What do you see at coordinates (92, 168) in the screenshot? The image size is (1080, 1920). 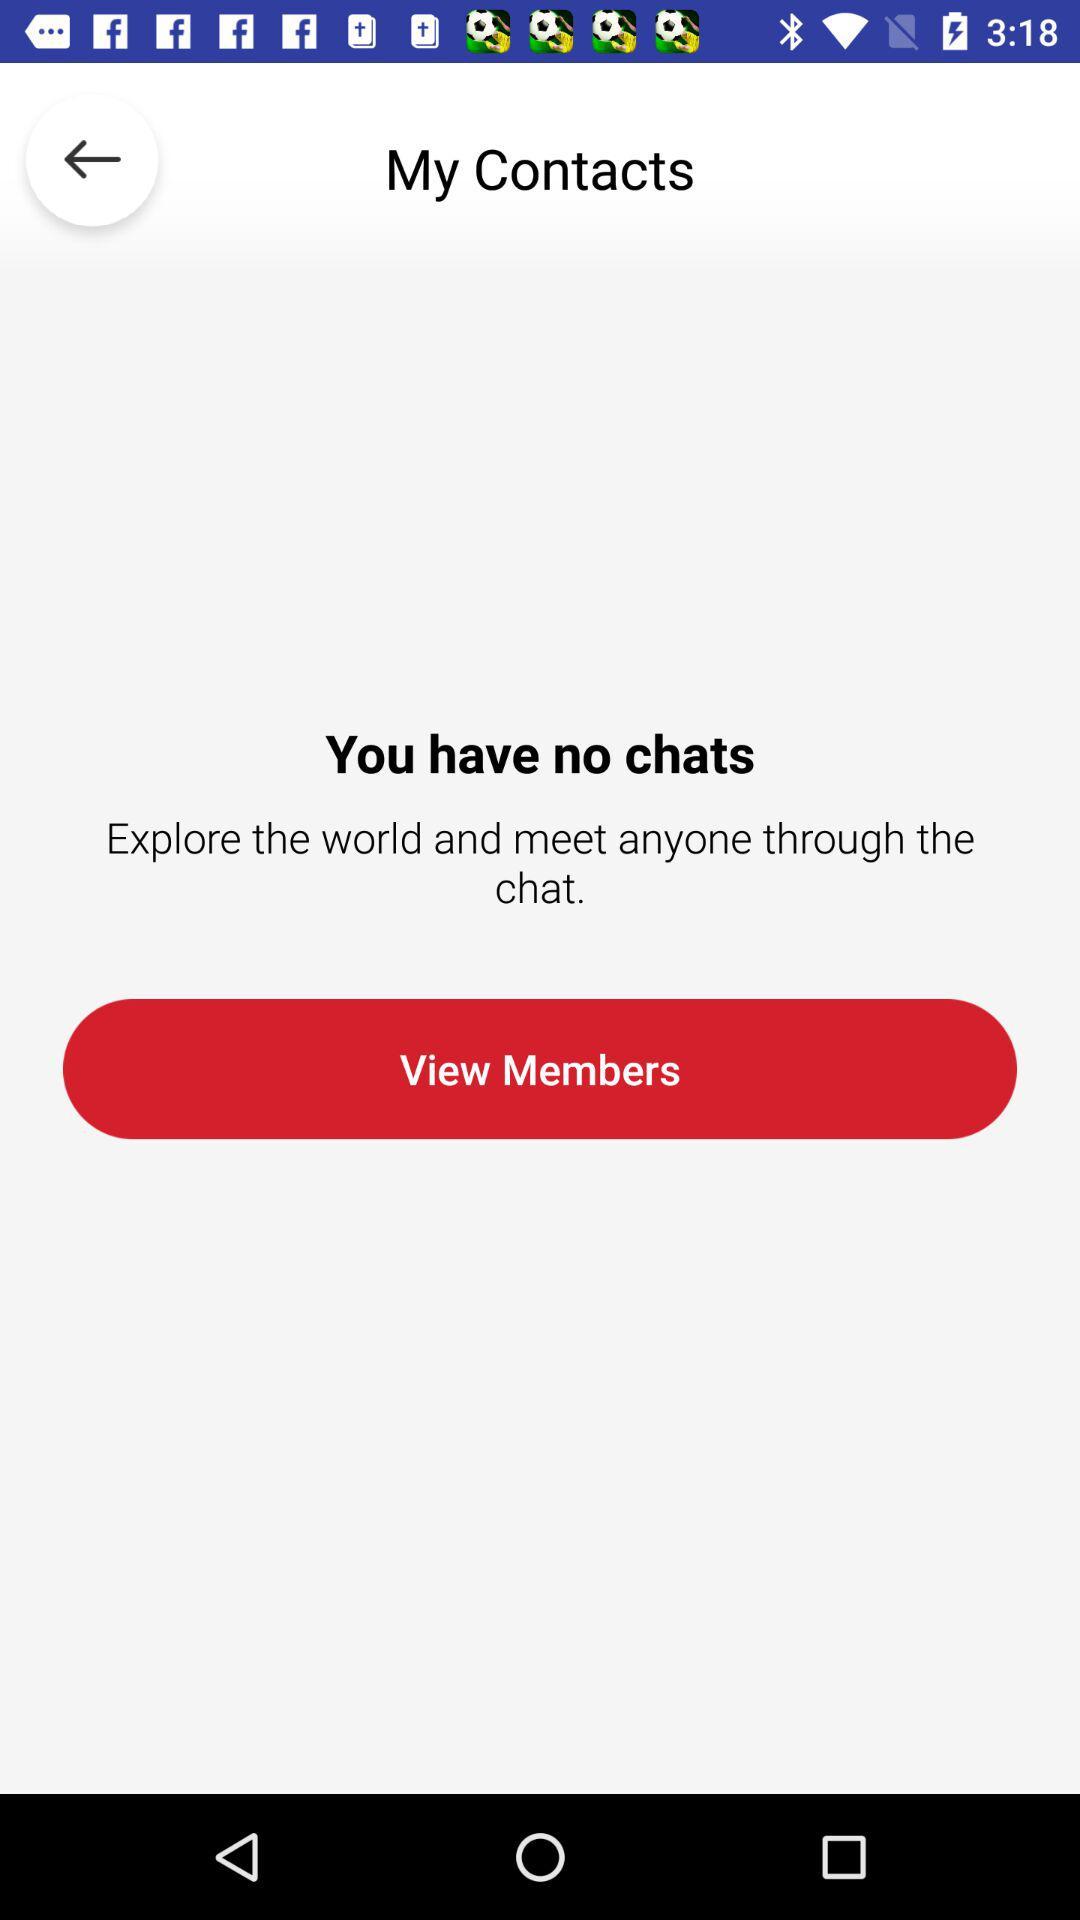 I see `the item at the top left corner` at bounding box center [92, 168].